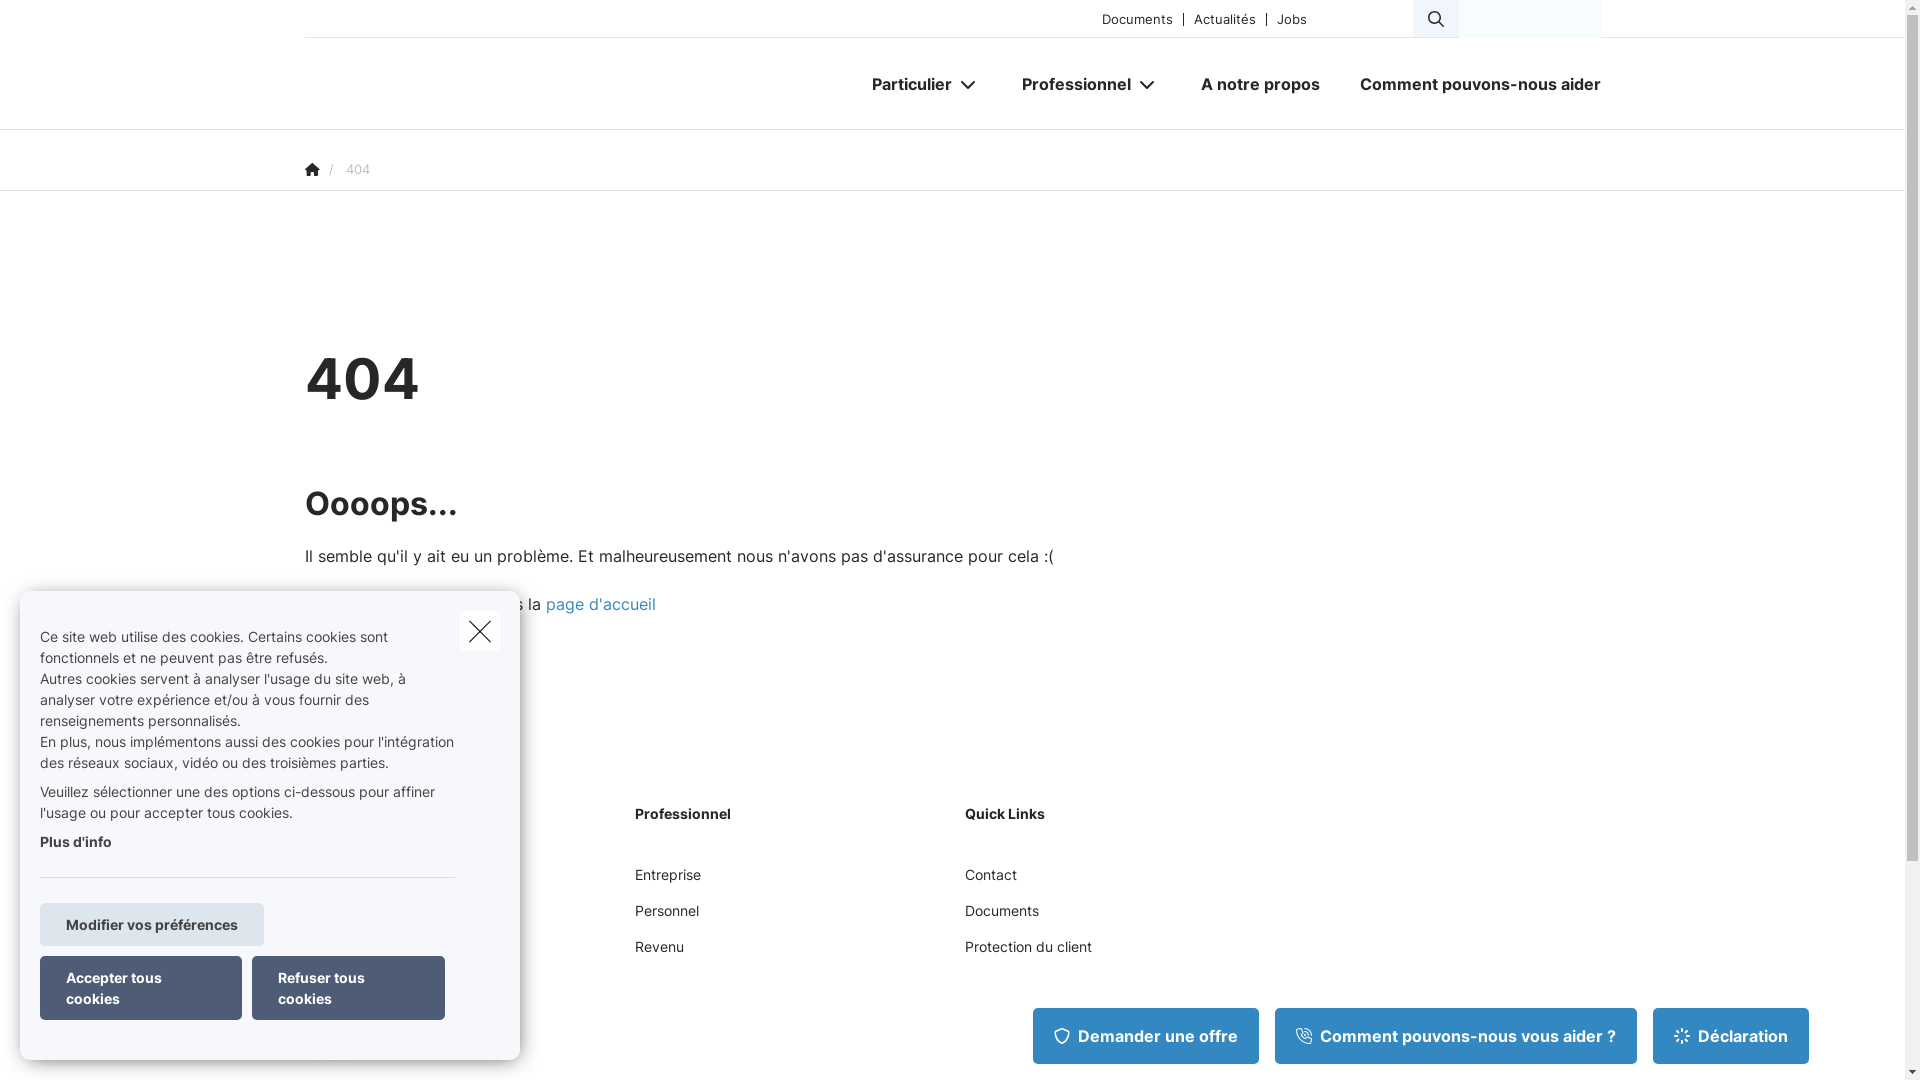 The image size is (1920, 1080). What do you see at coordinates (658, 952) in the screenshot?
I see `'Revenu'` at bounding box center [658, 952].